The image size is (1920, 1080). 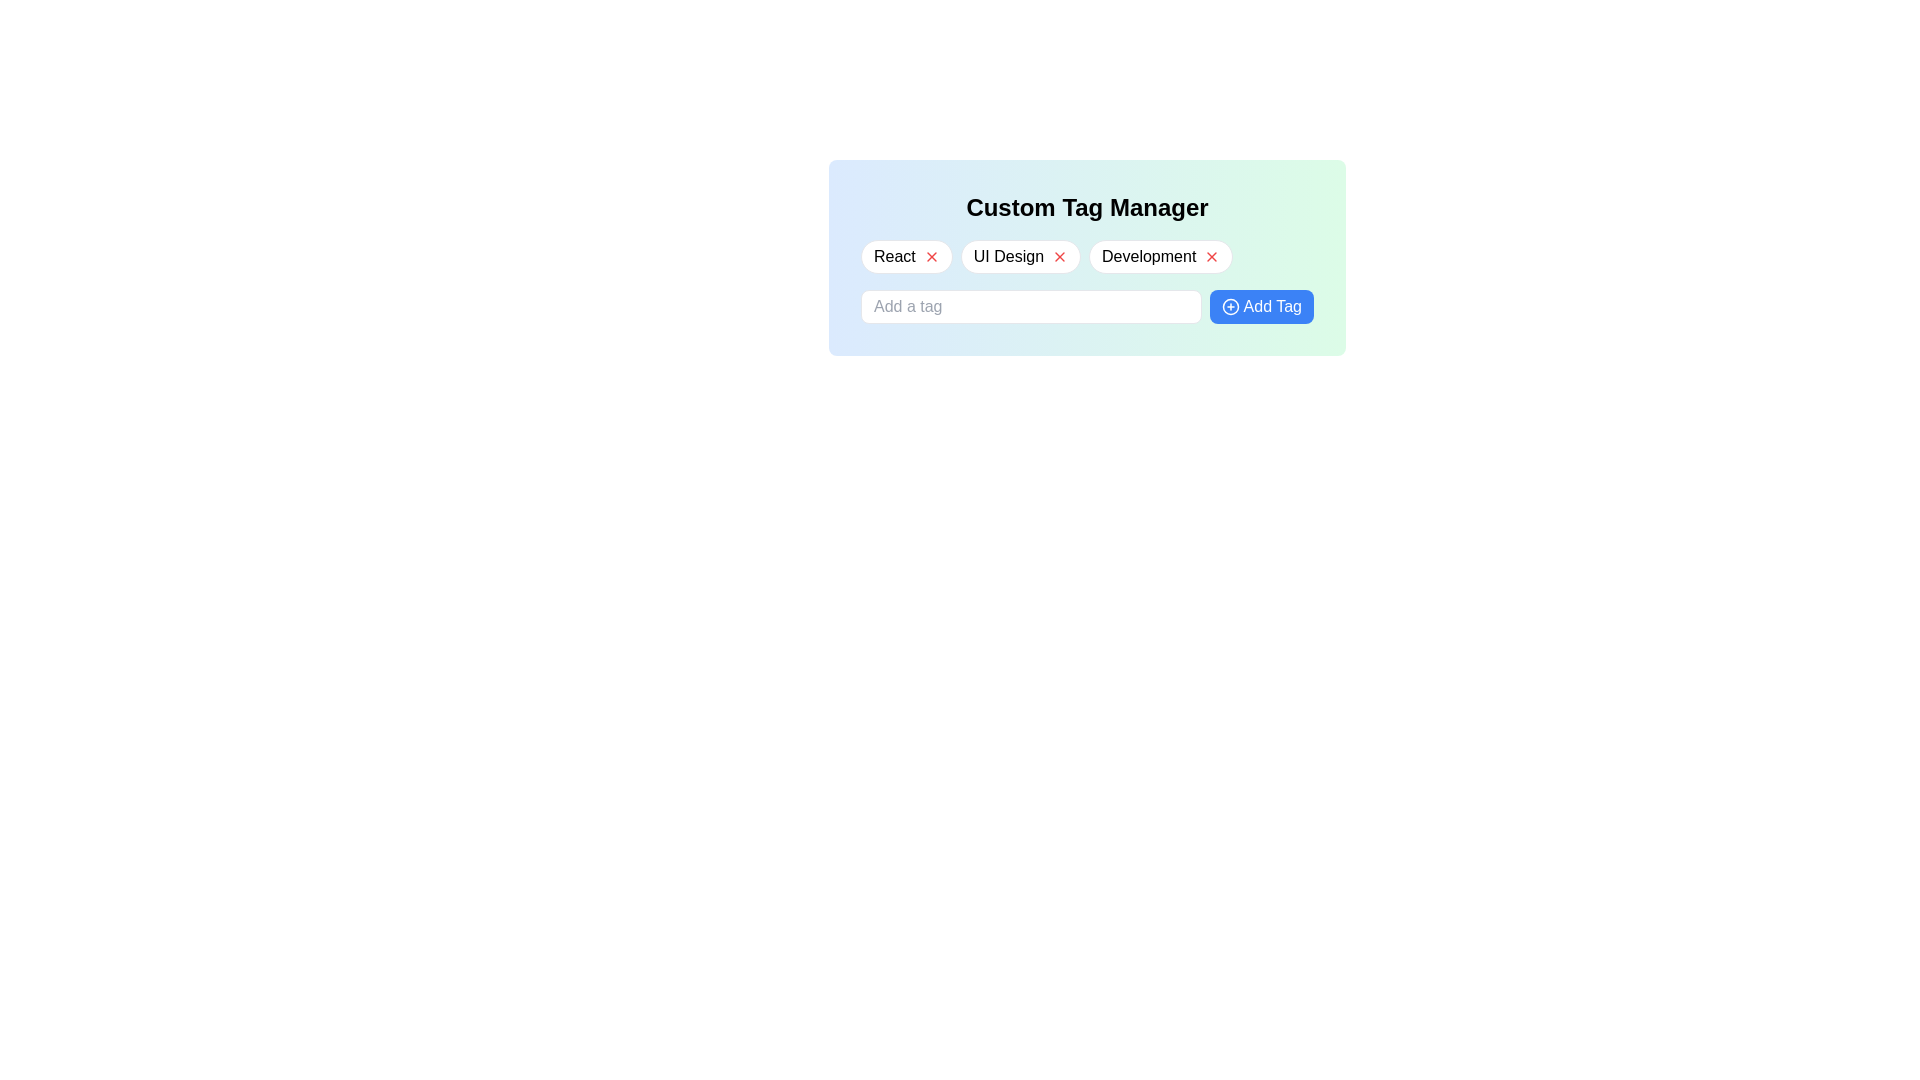 What do you see at coordinates (893, 256) in the screenshot?
I see `the text label representing the tag 'React' in the first tag pill of the tag bar under 'Custom Tag Manager'` at bounding box center [893, 256].